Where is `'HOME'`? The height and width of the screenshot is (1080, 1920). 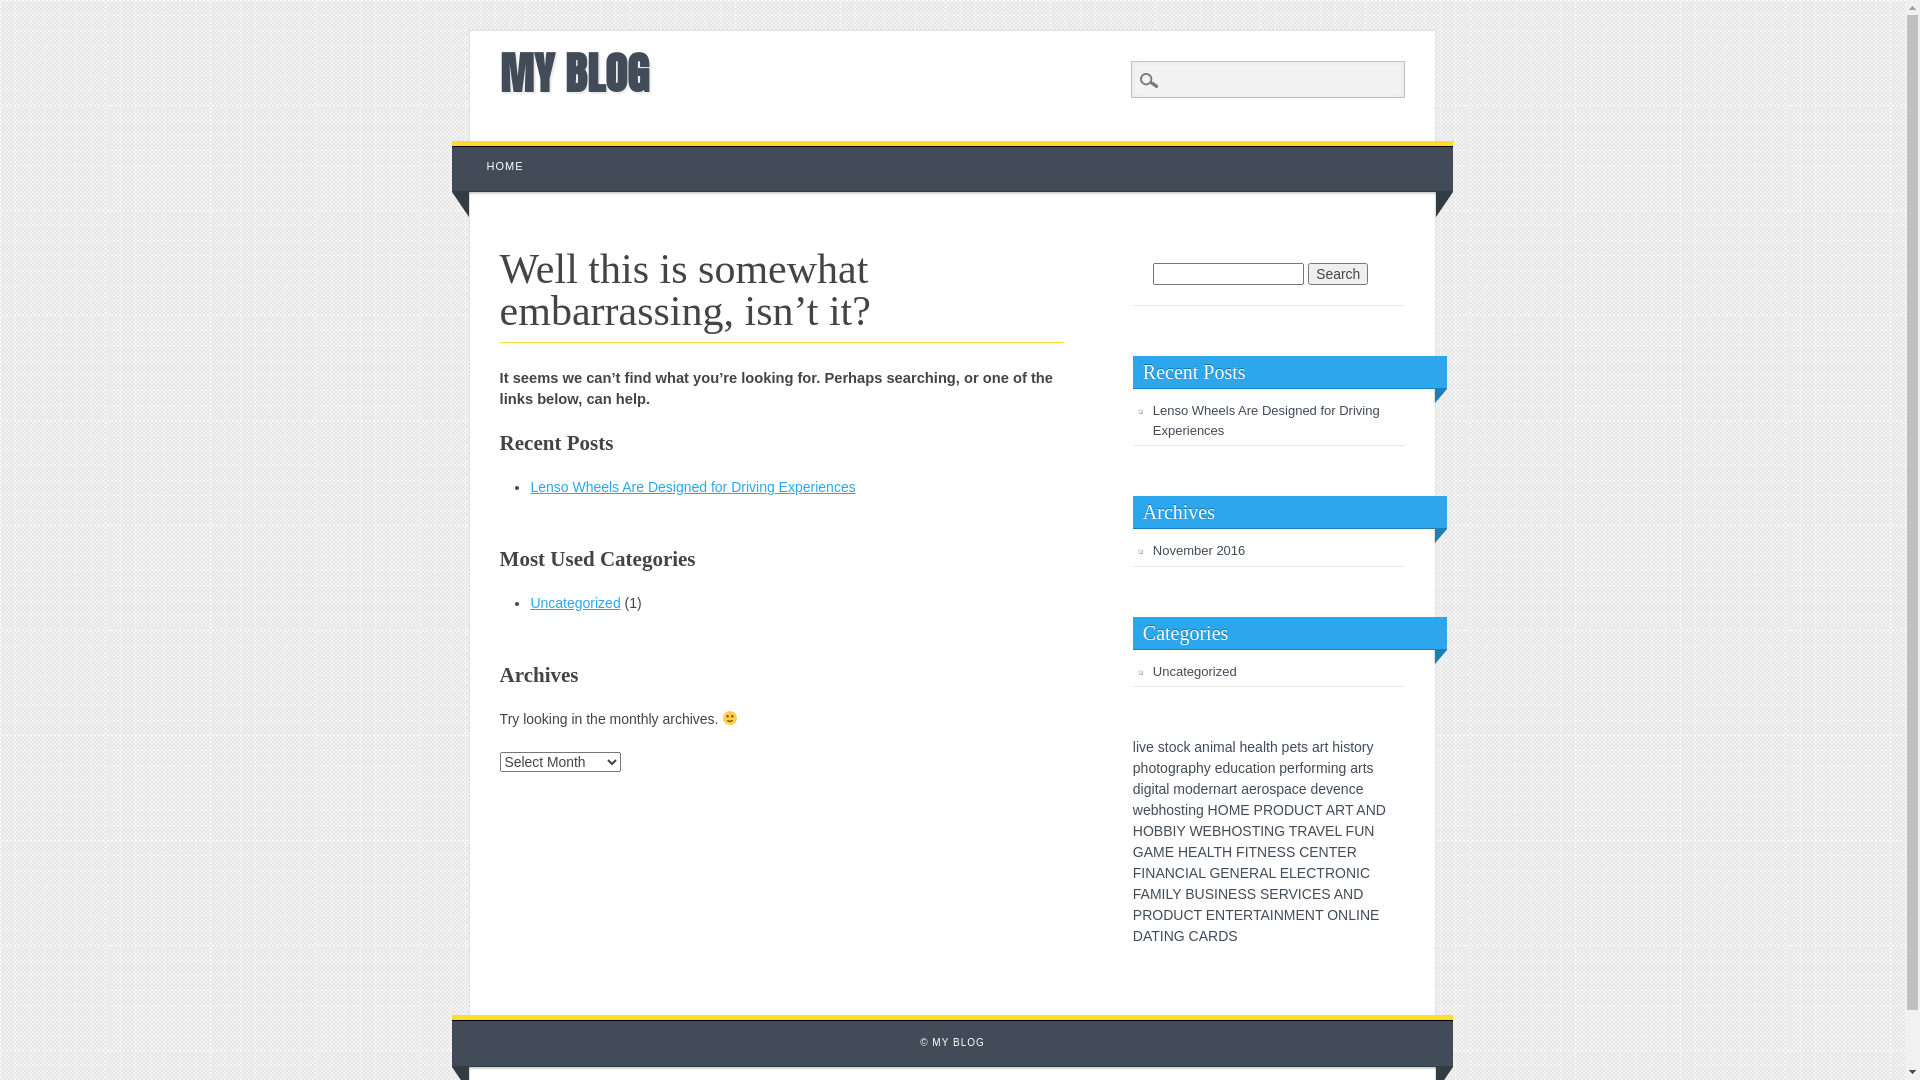
'HOME' is located at coordinates (505, 165).